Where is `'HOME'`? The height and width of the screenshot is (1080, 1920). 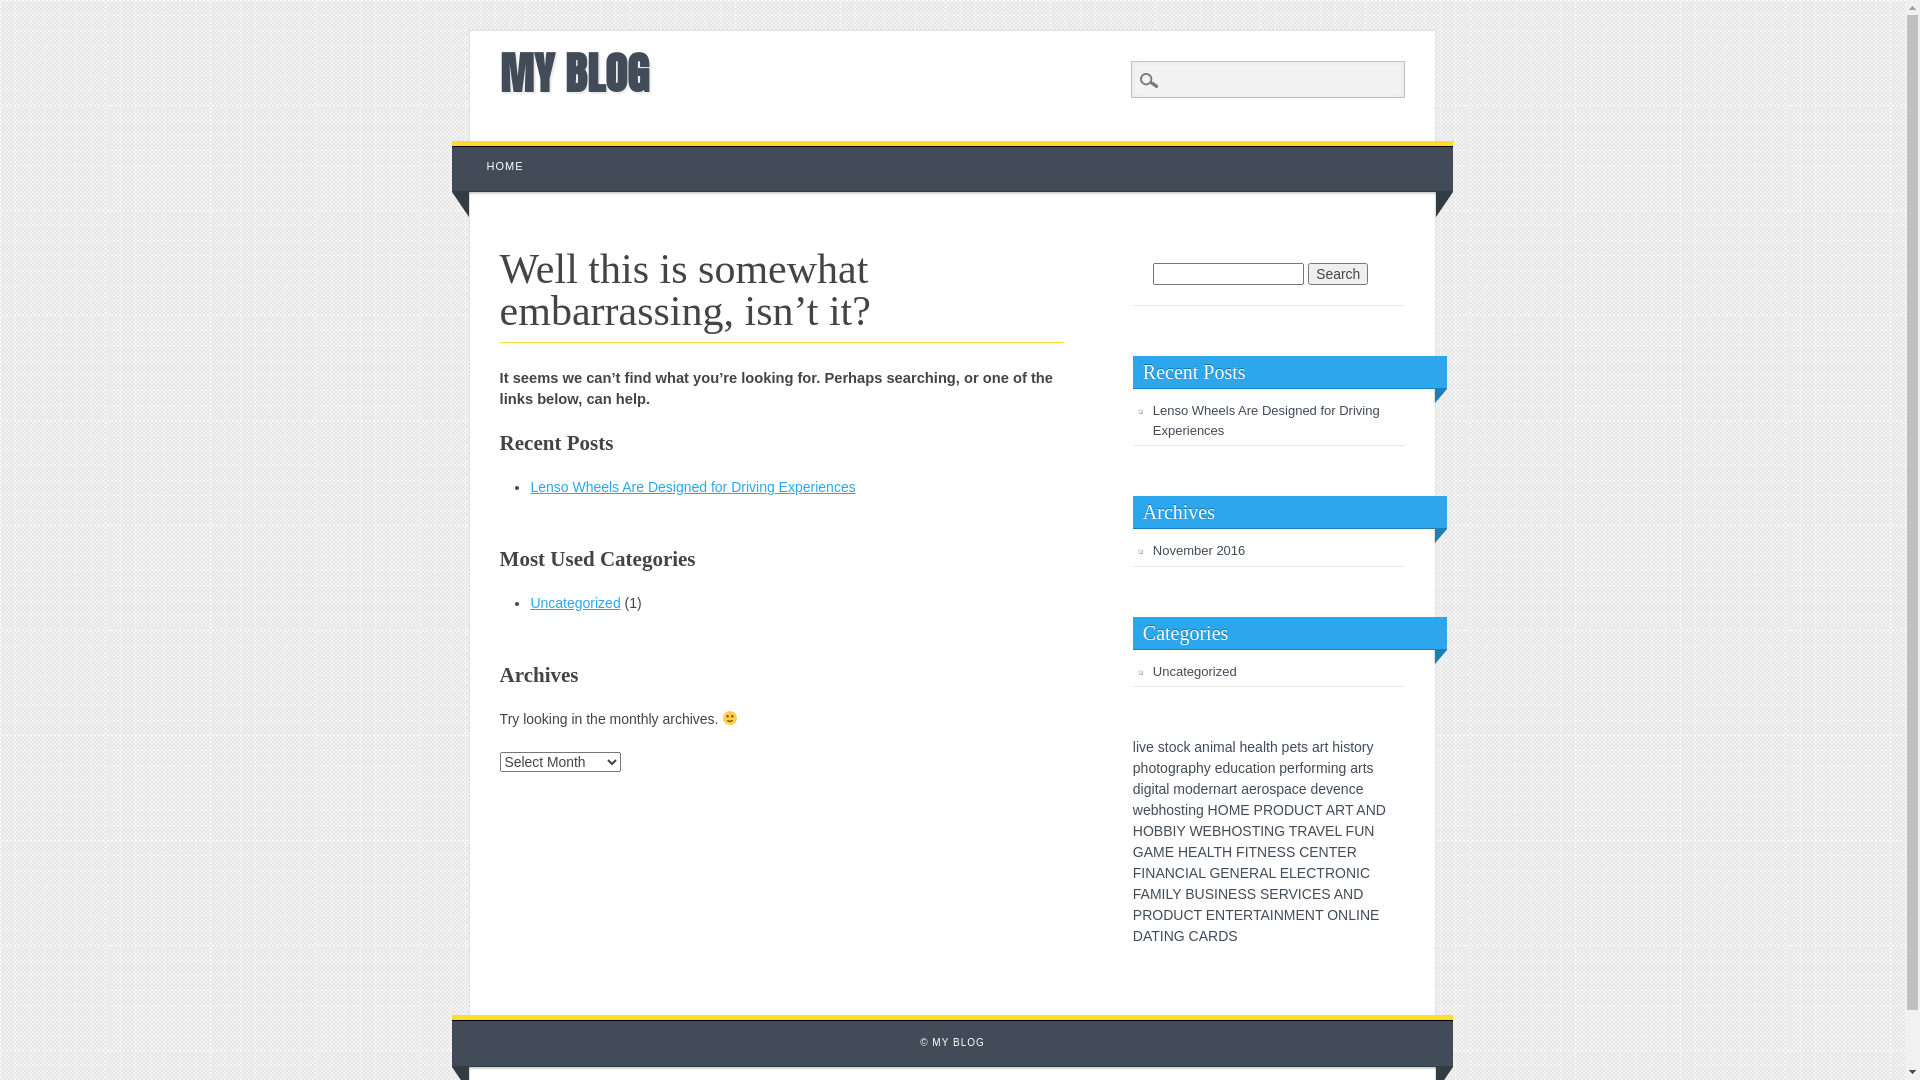
'HOME' is located at coordinates (505, 165).